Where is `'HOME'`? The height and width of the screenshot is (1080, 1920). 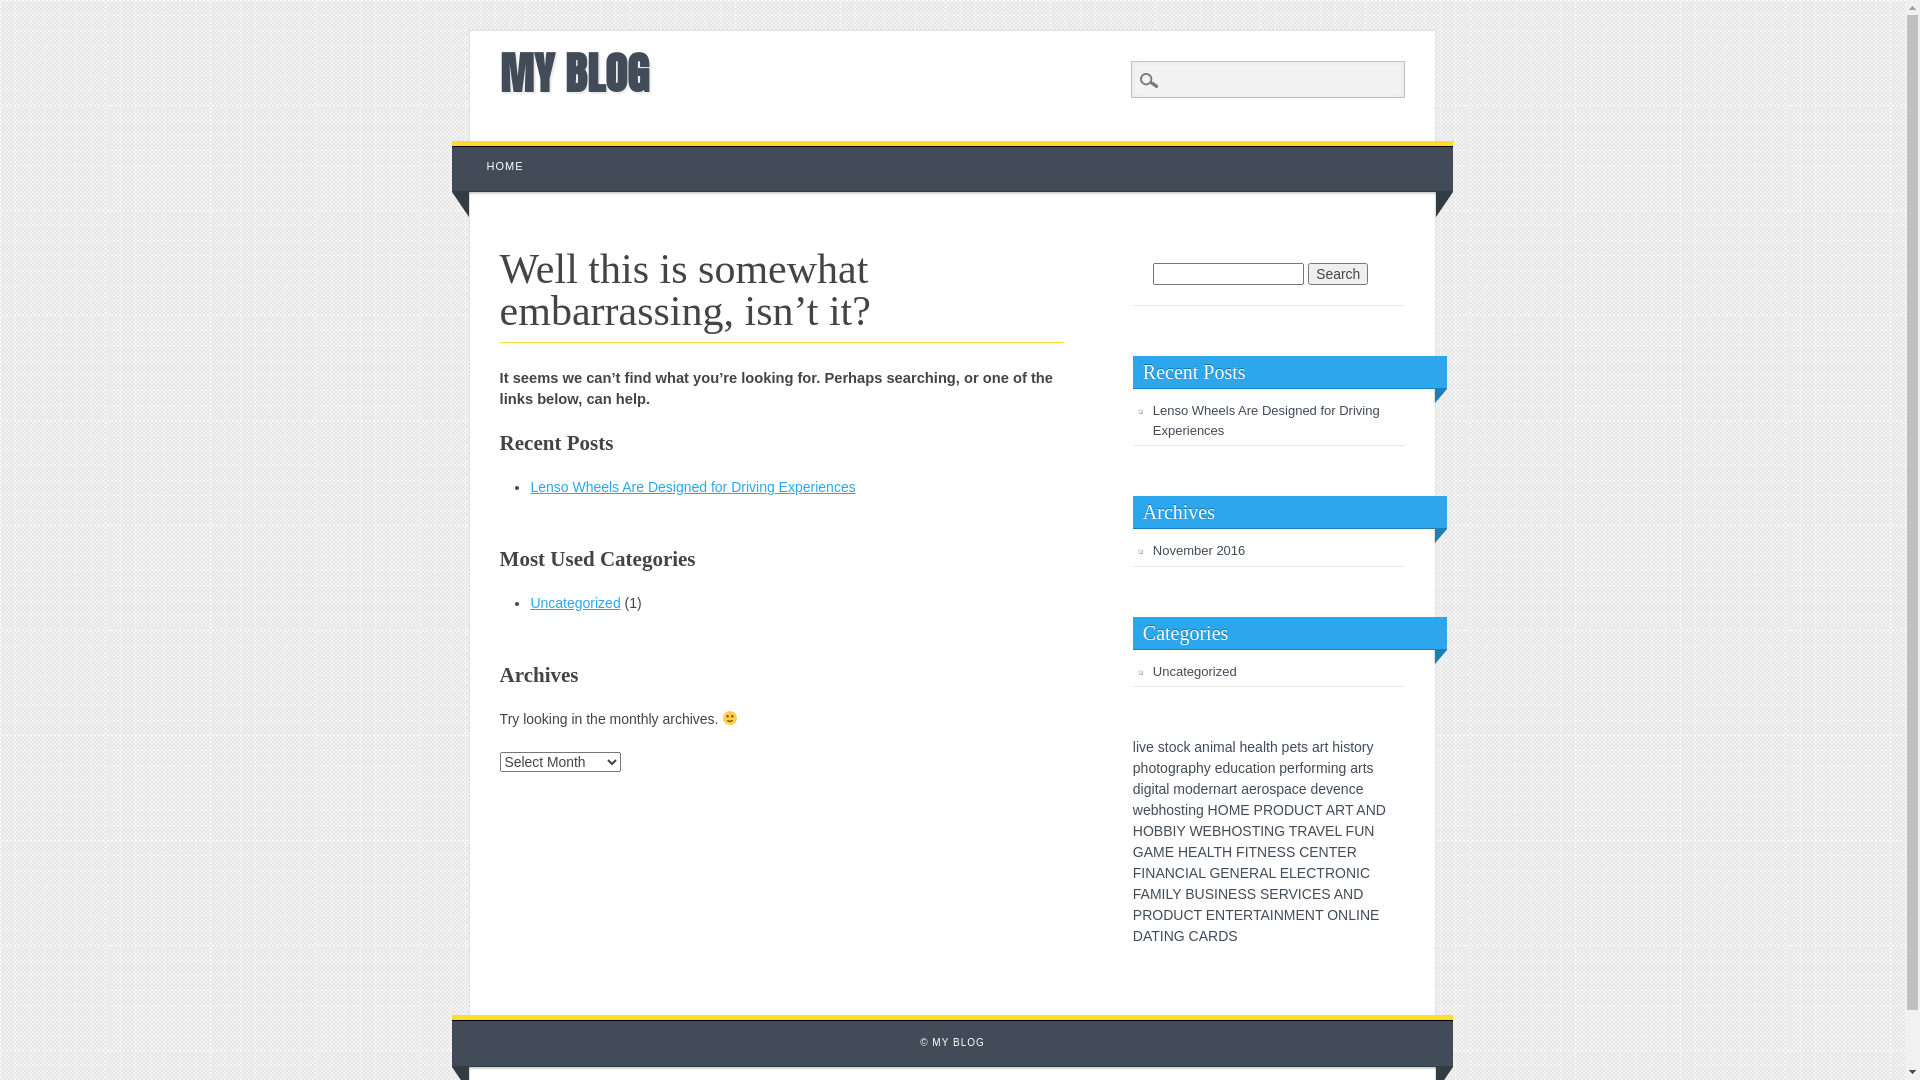
'HOME' is located at coordinates (505, 165).